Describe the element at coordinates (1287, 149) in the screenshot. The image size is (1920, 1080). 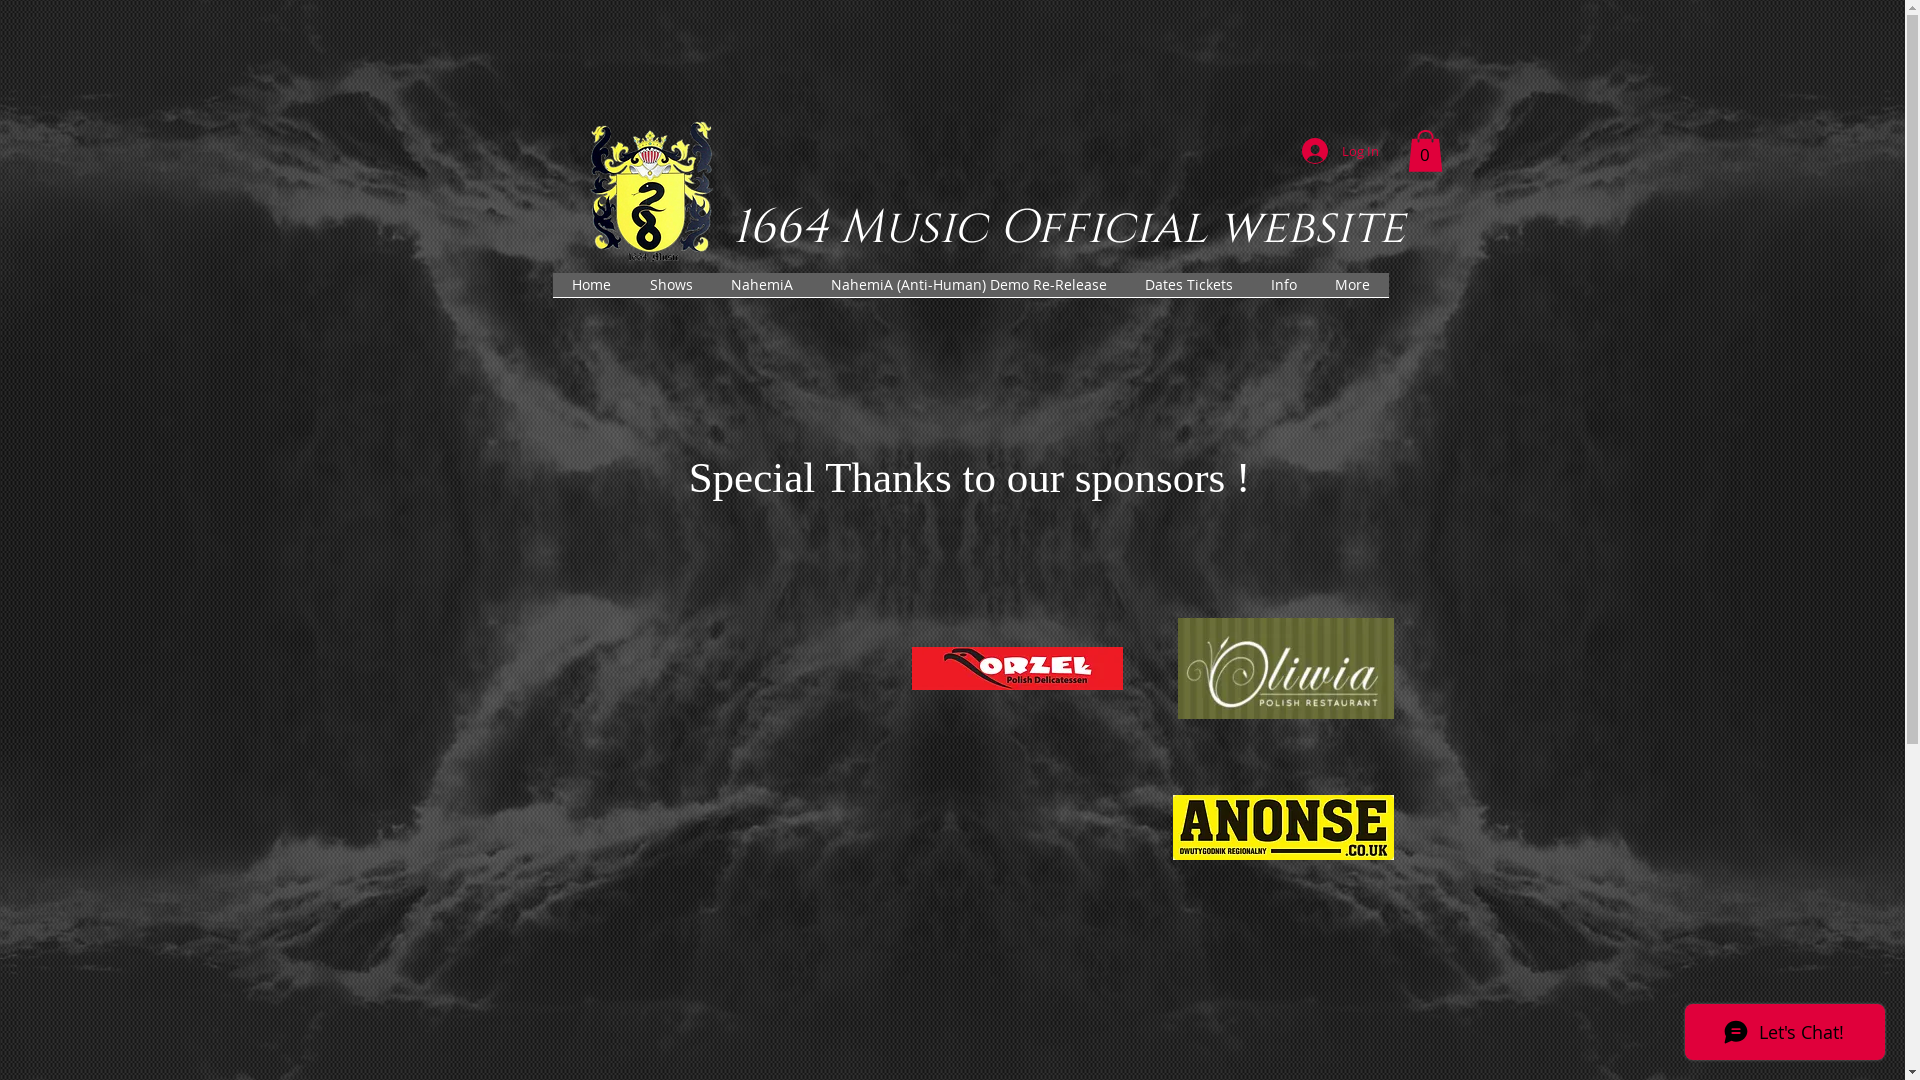
I see `'Log In'` at that location.